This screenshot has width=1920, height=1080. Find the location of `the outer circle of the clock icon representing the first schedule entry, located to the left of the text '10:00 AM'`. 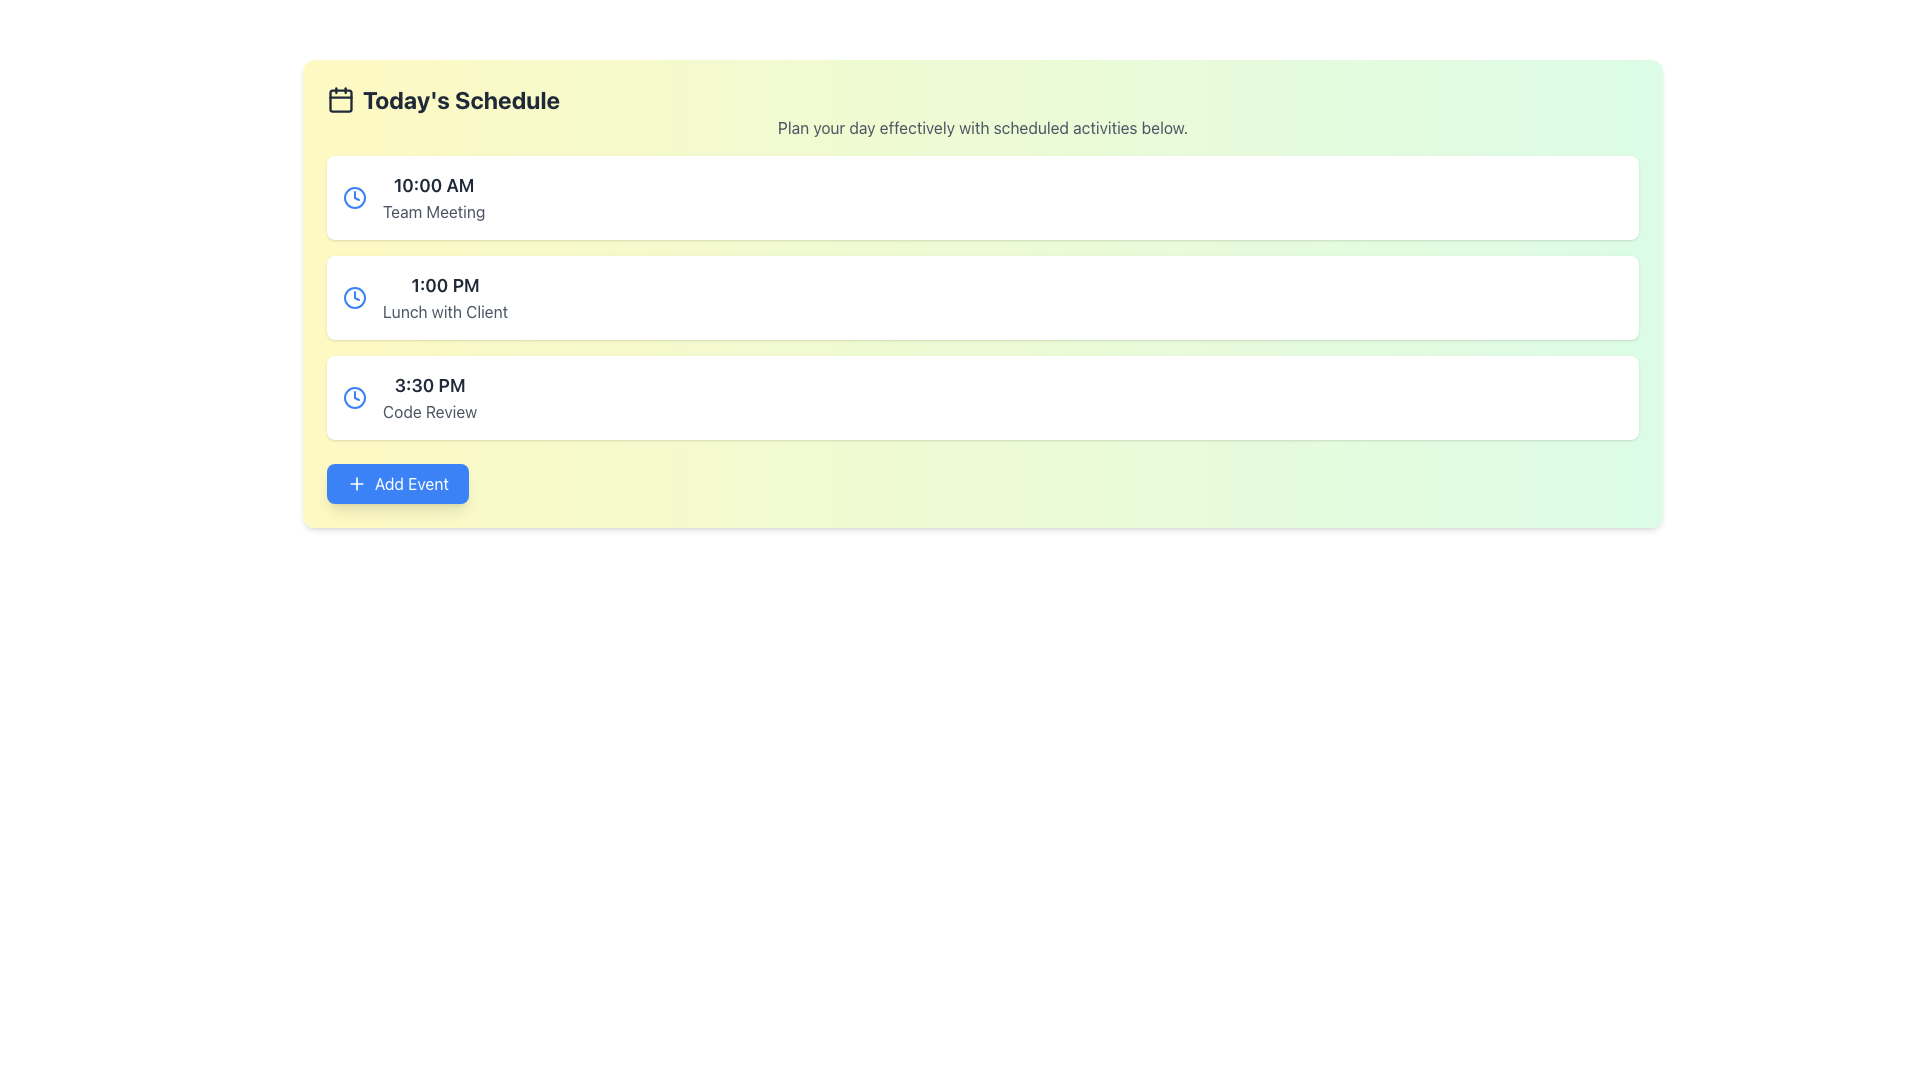

the outer circle of the clock icon representing the first schedule entry, located to the left of the text '10:00 AM' is located at coordinates (355, 197).